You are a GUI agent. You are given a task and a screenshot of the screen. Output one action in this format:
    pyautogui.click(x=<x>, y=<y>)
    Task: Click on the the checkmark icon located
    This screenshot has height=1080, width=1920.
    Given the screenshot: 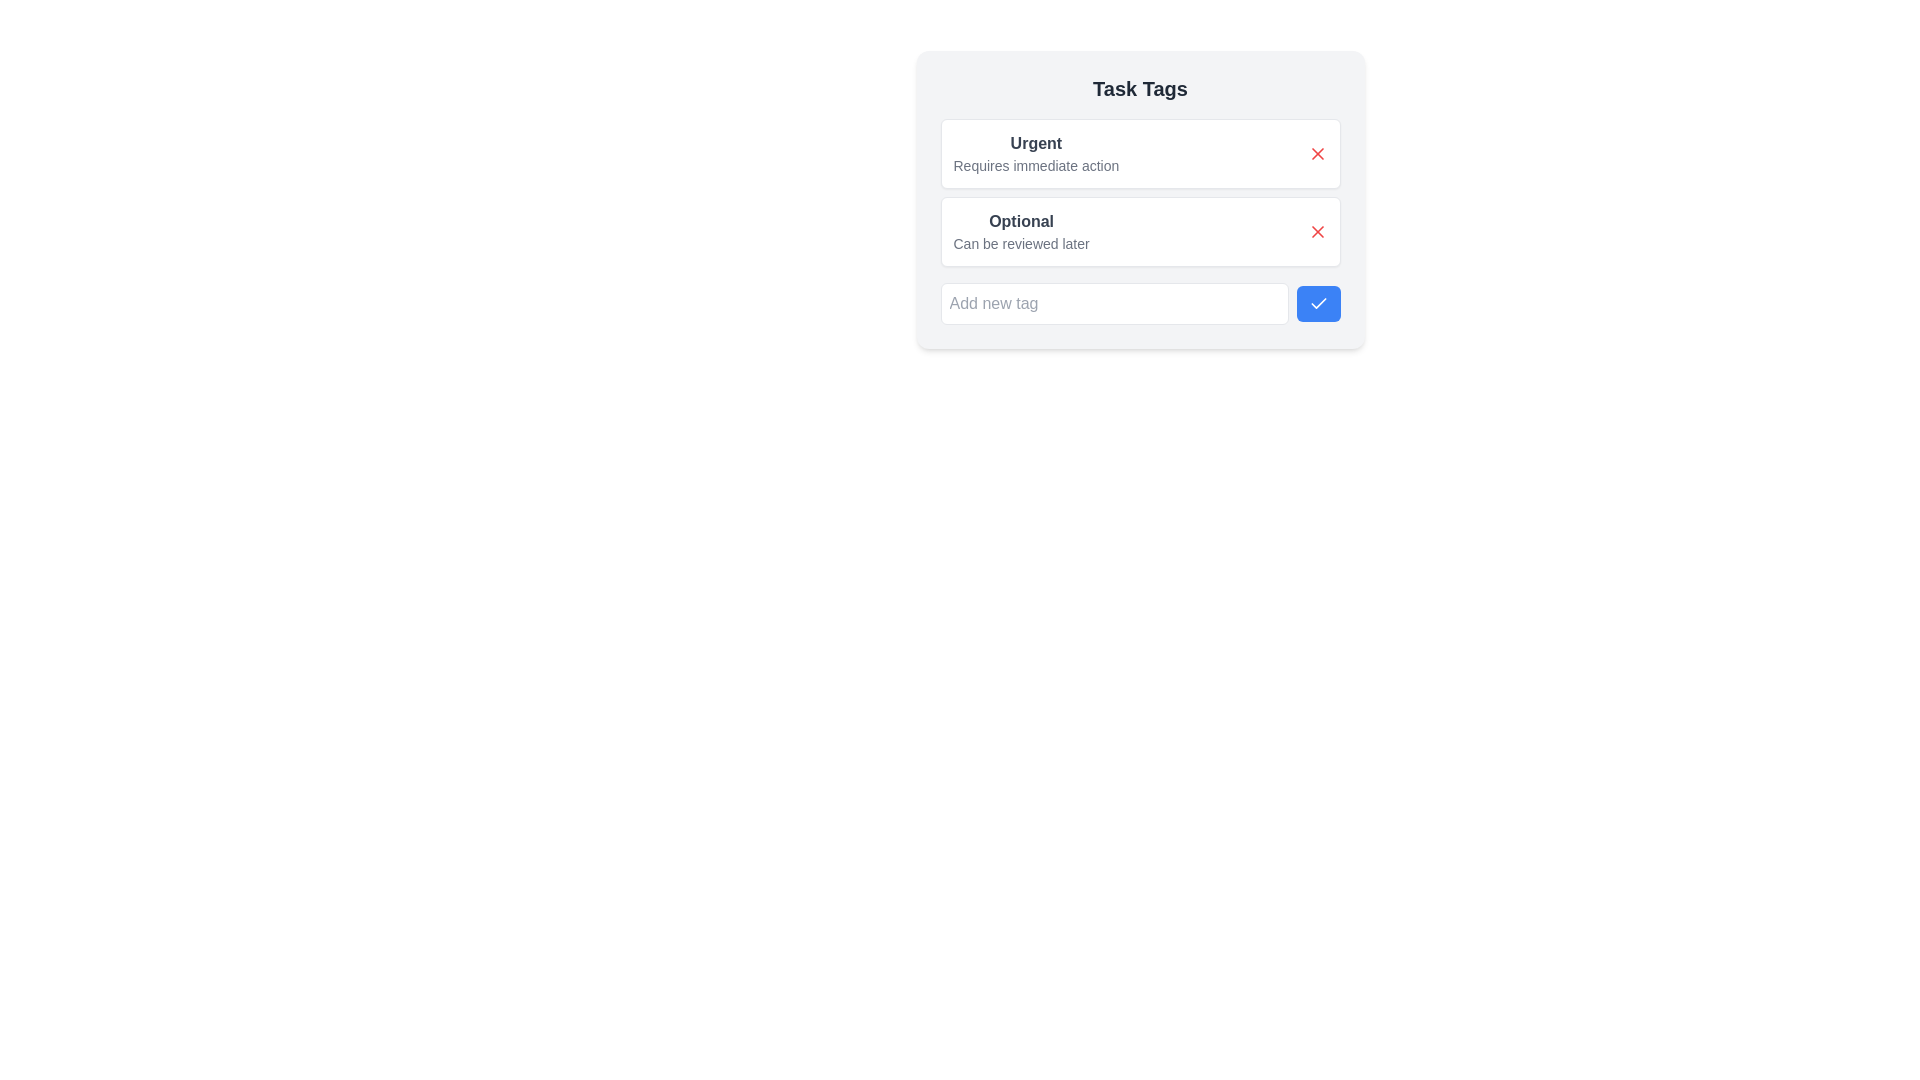 What is the action you would take?
    pyautogui.click(x=1318, y=303)
    